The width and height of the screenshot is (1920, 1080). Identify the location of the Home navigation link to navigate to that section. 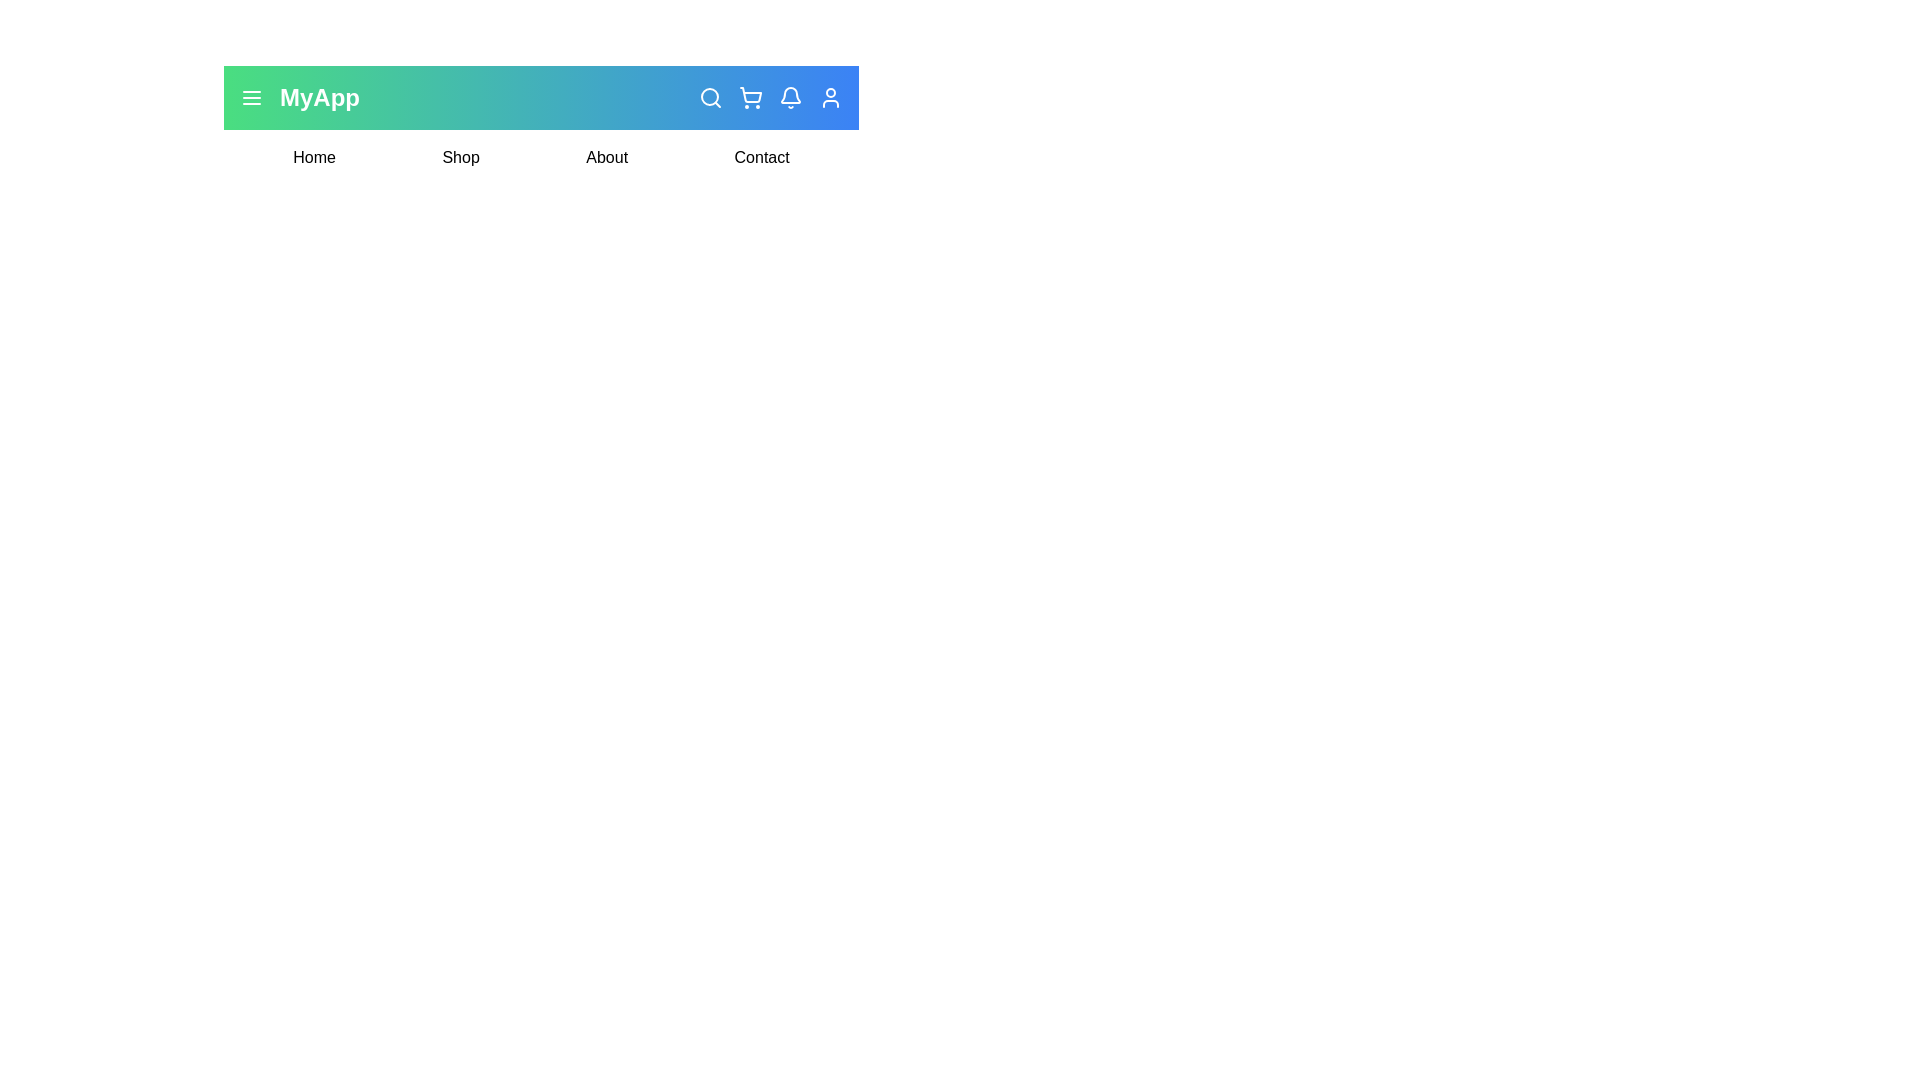
(313, 157).